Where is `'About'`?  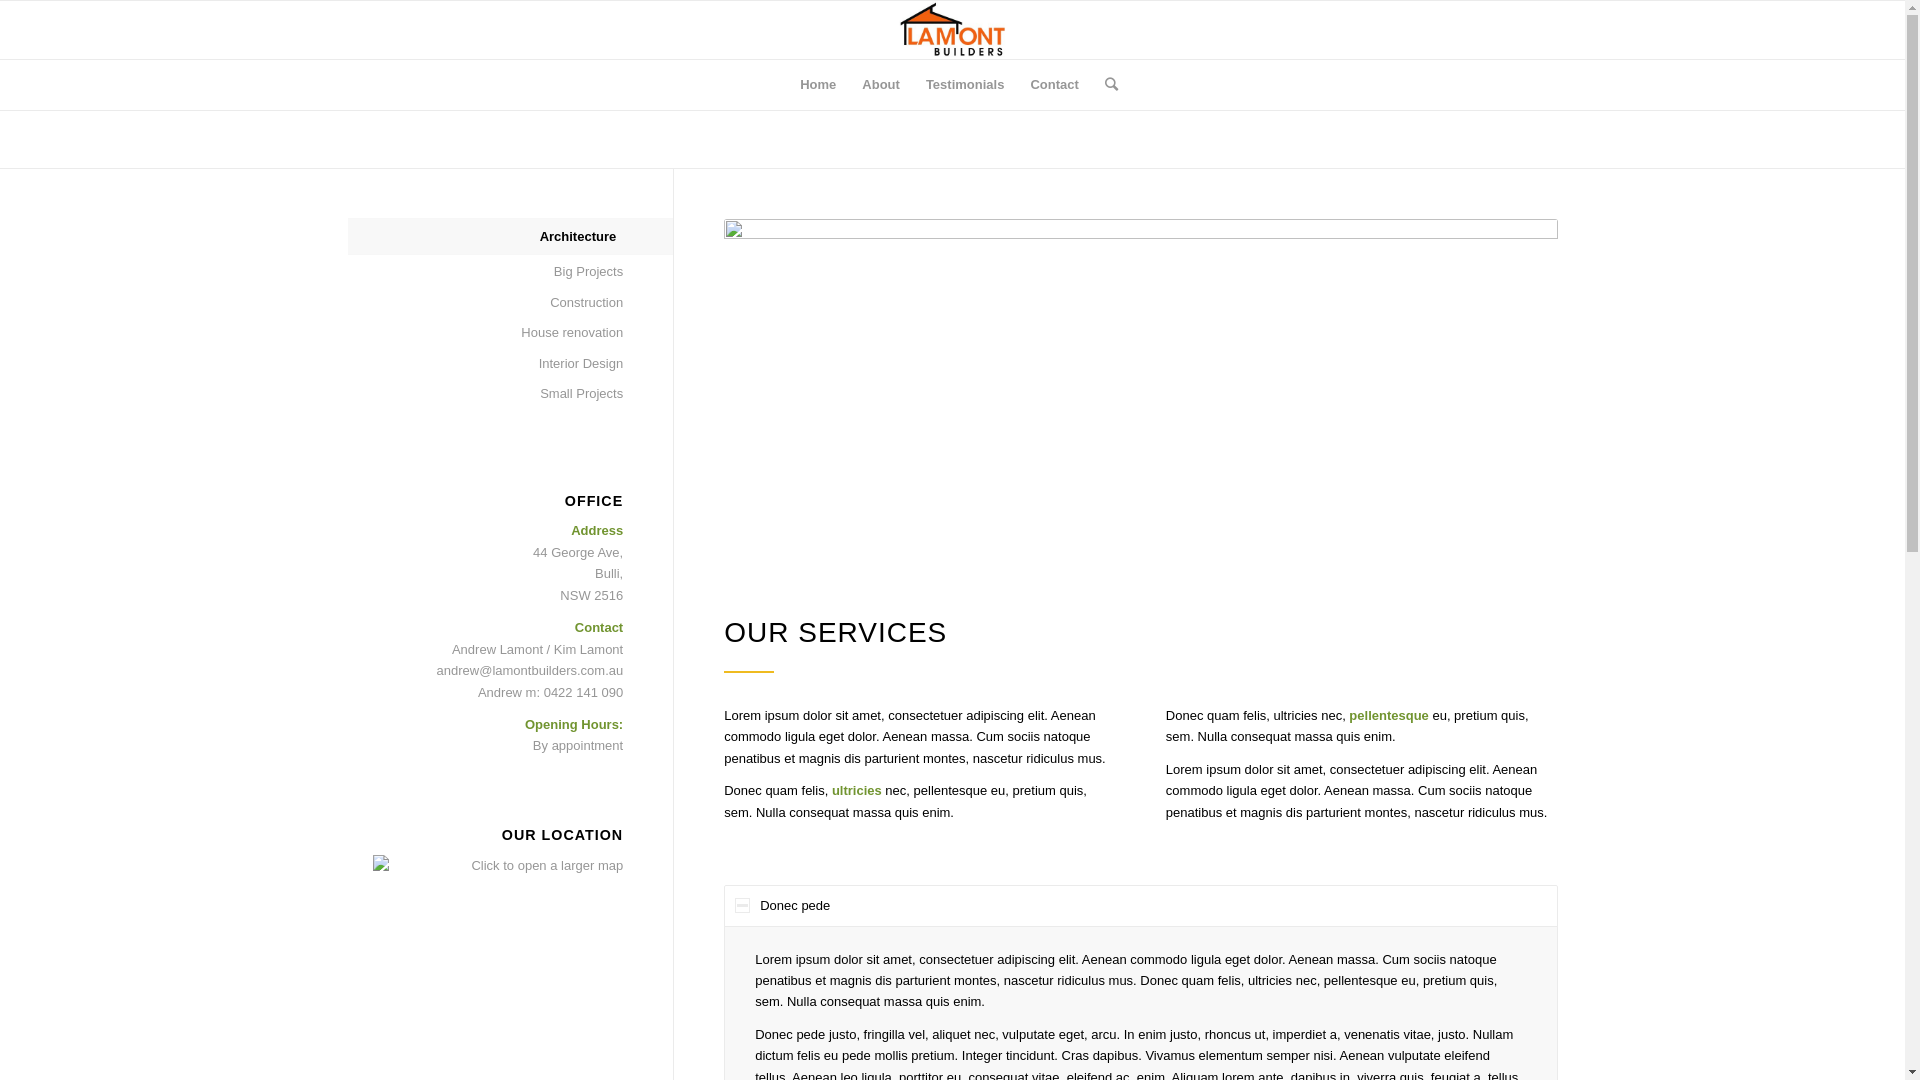
'About' is located at coordinates (880, 83).